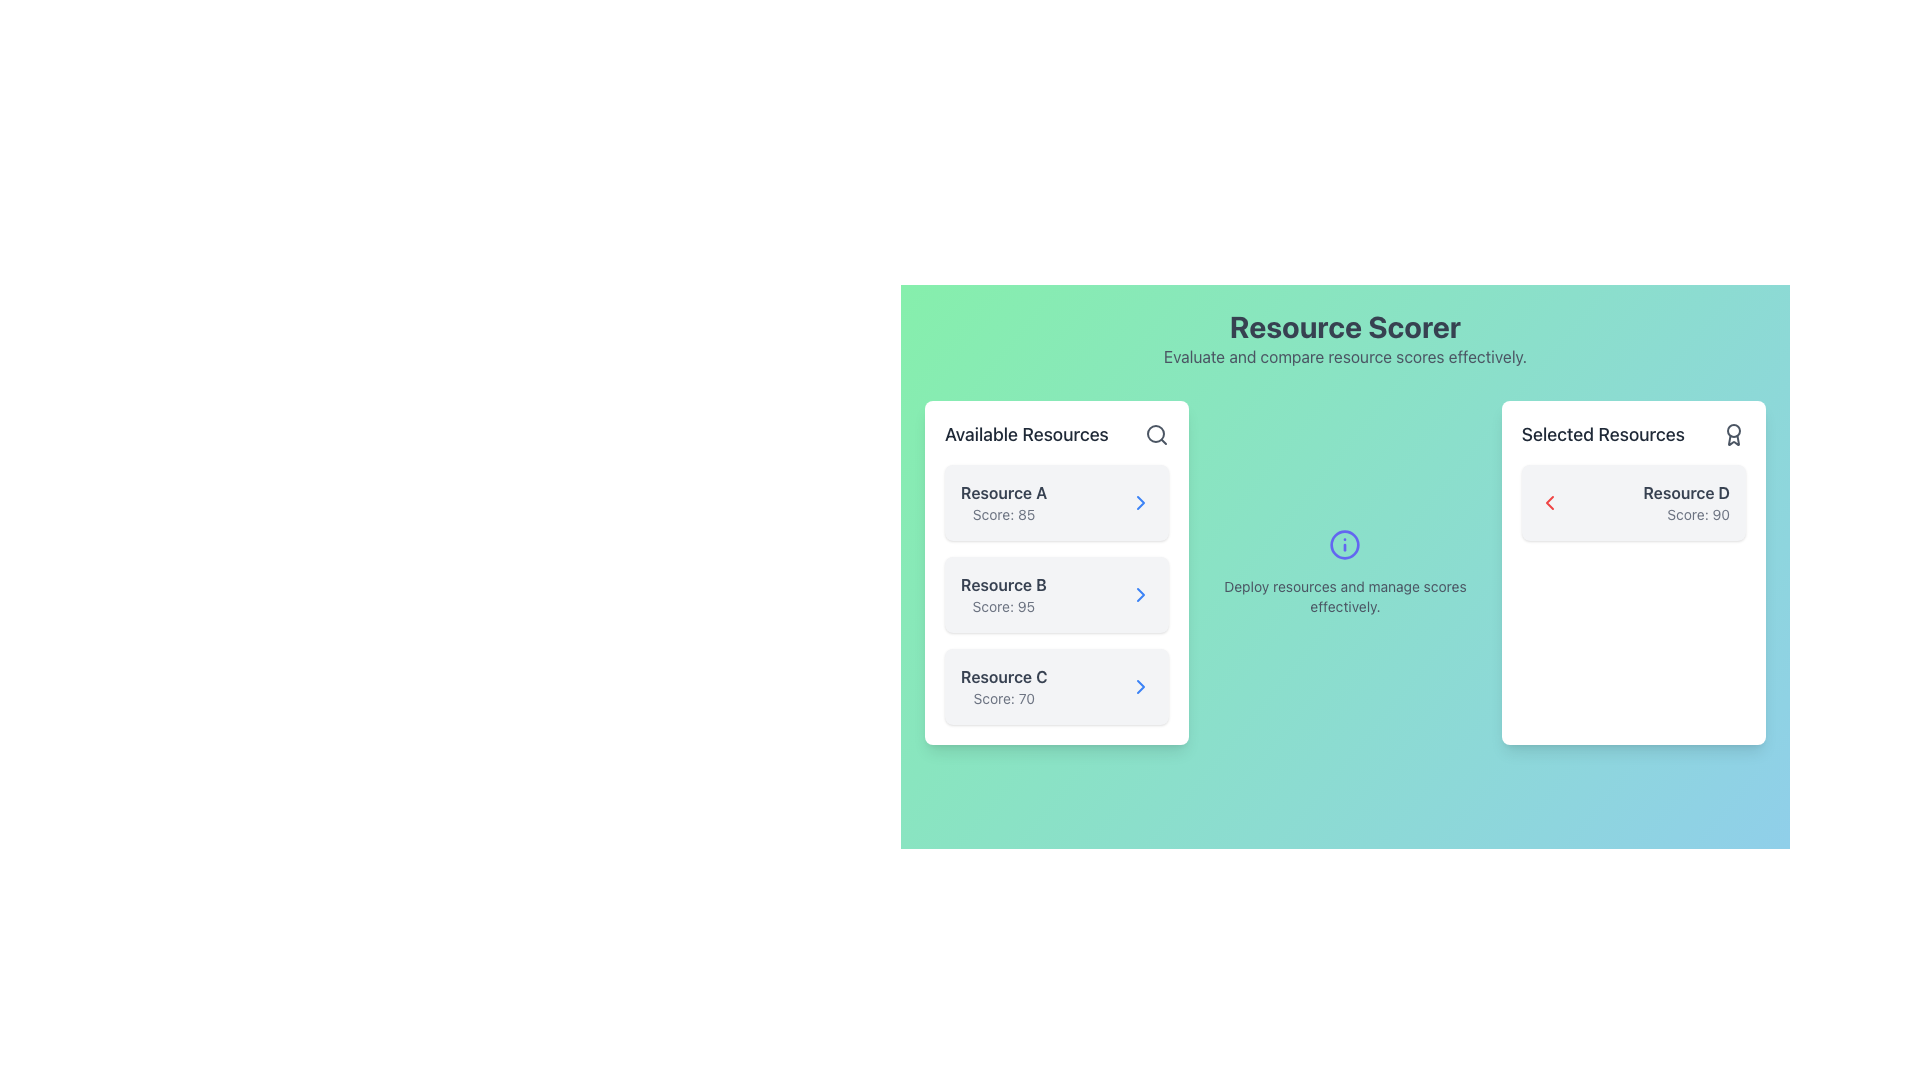  What do you see at coordinates (1141, 685) in the screenshot?
I see `the right-pointing chevron icon styled in blue, located in the rightmost corner of the card labeled 'Resource C Score: 70'` at bounding box center [1141, 685].